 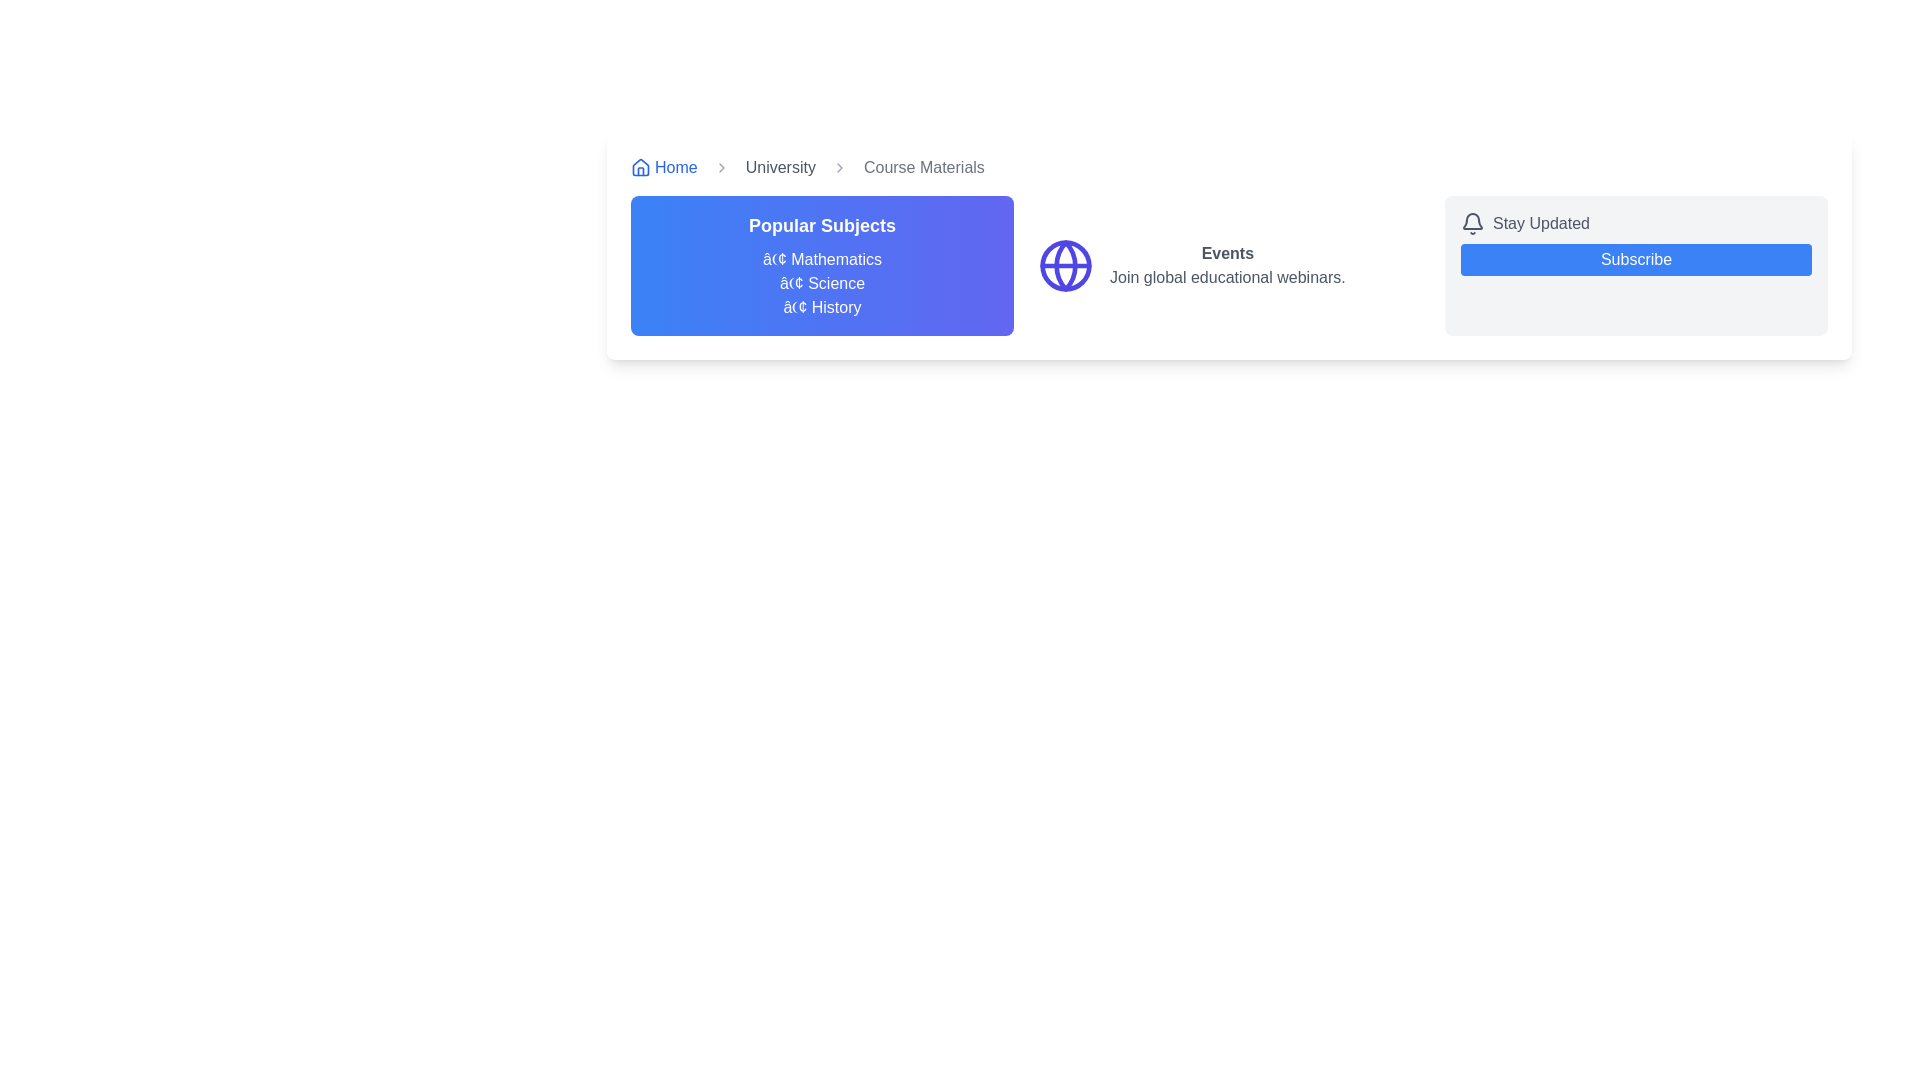 I want to click on the 'University' text link in the breadcrumb navigation, so click(x=779, y=167).